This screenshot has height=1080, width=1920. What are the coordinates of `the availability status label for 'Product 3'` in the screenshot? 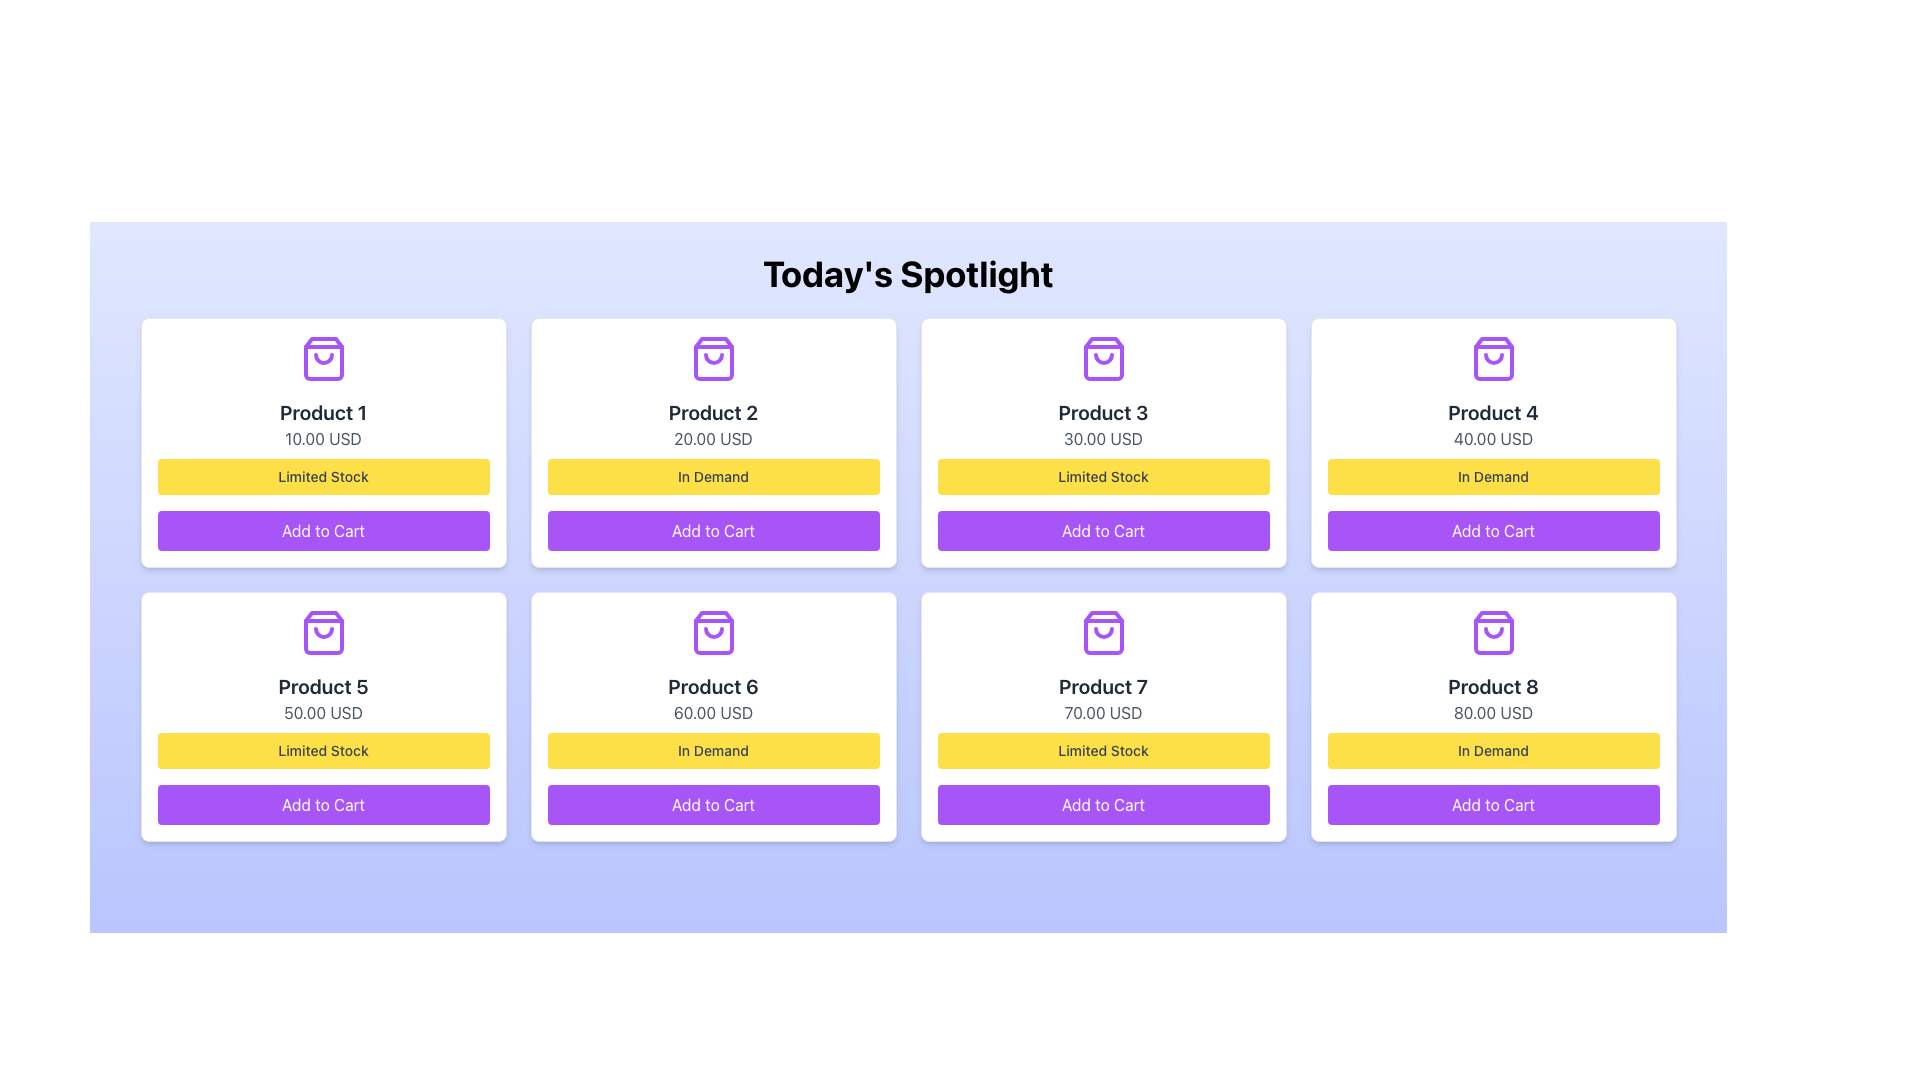 It's located at (1102, 477).